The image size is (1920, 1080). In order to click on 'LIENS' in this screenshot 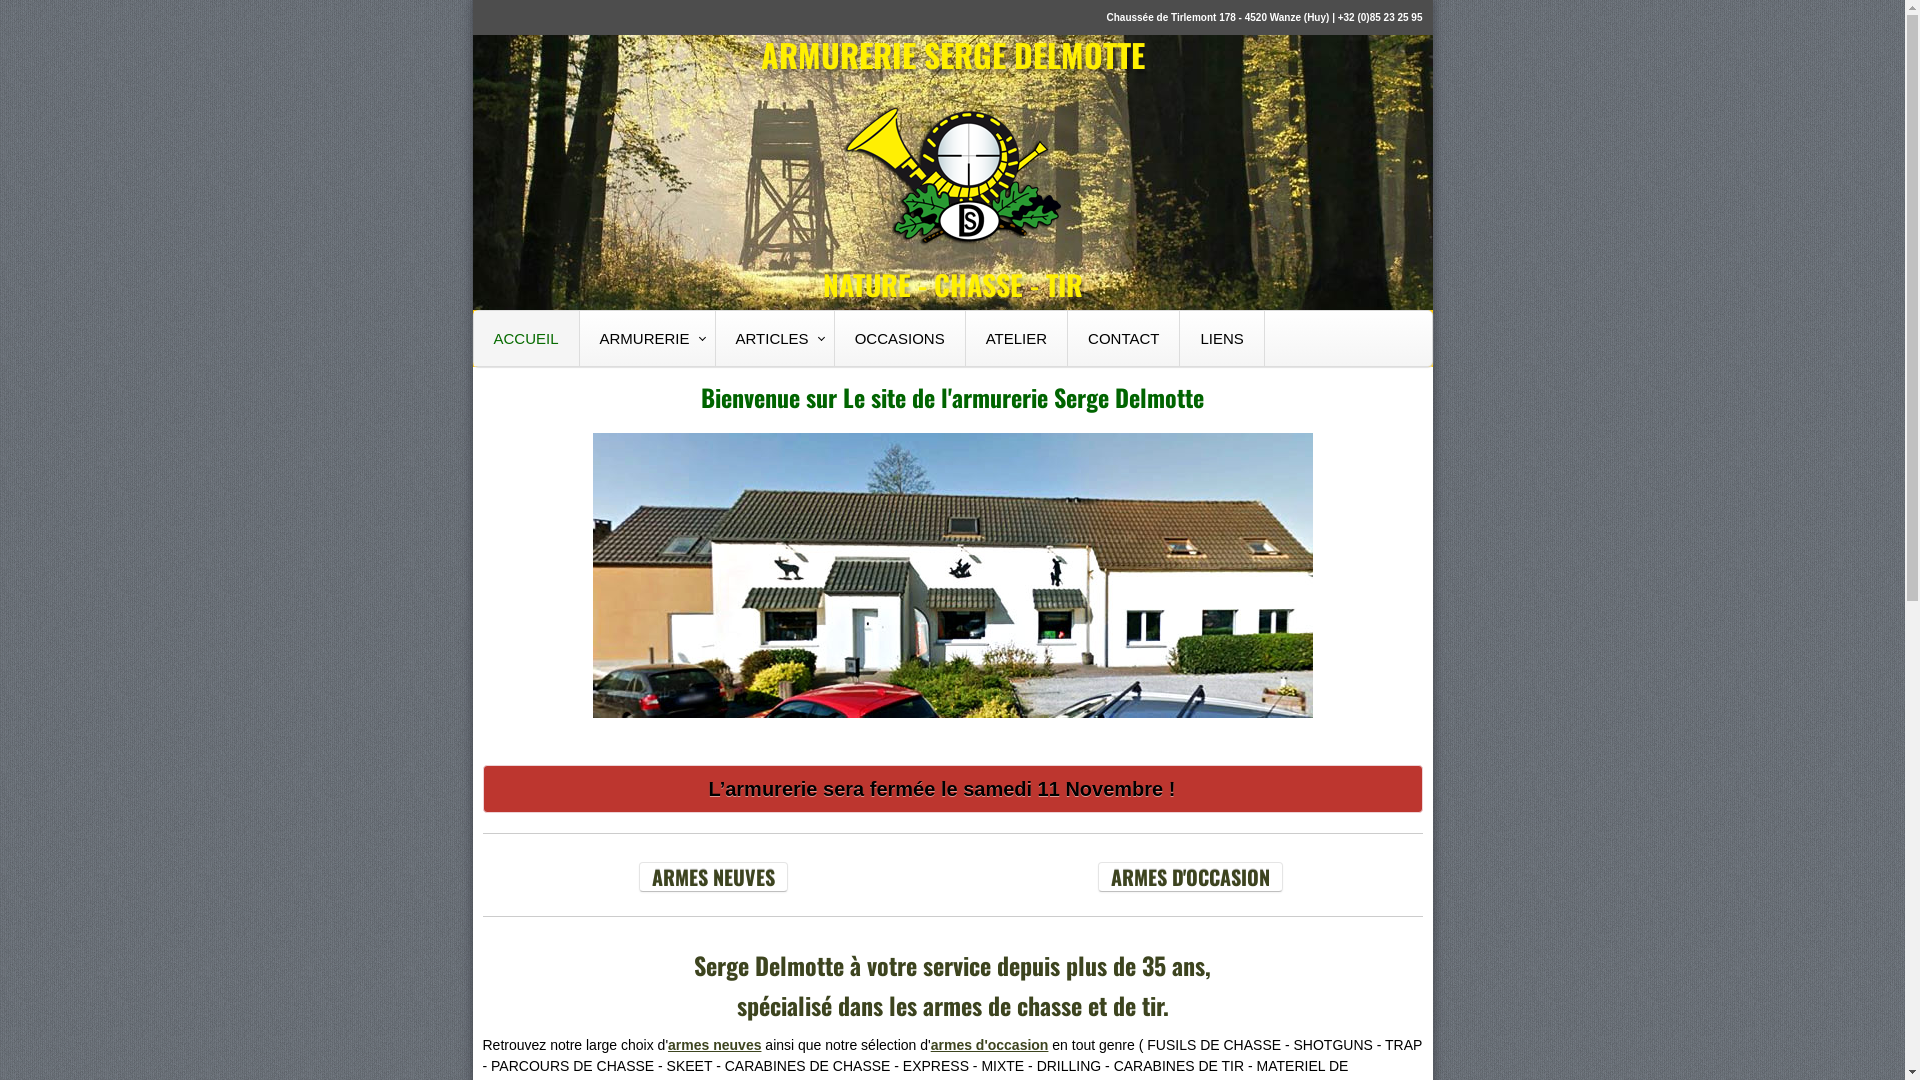, I will do `click(1221, 337)`.